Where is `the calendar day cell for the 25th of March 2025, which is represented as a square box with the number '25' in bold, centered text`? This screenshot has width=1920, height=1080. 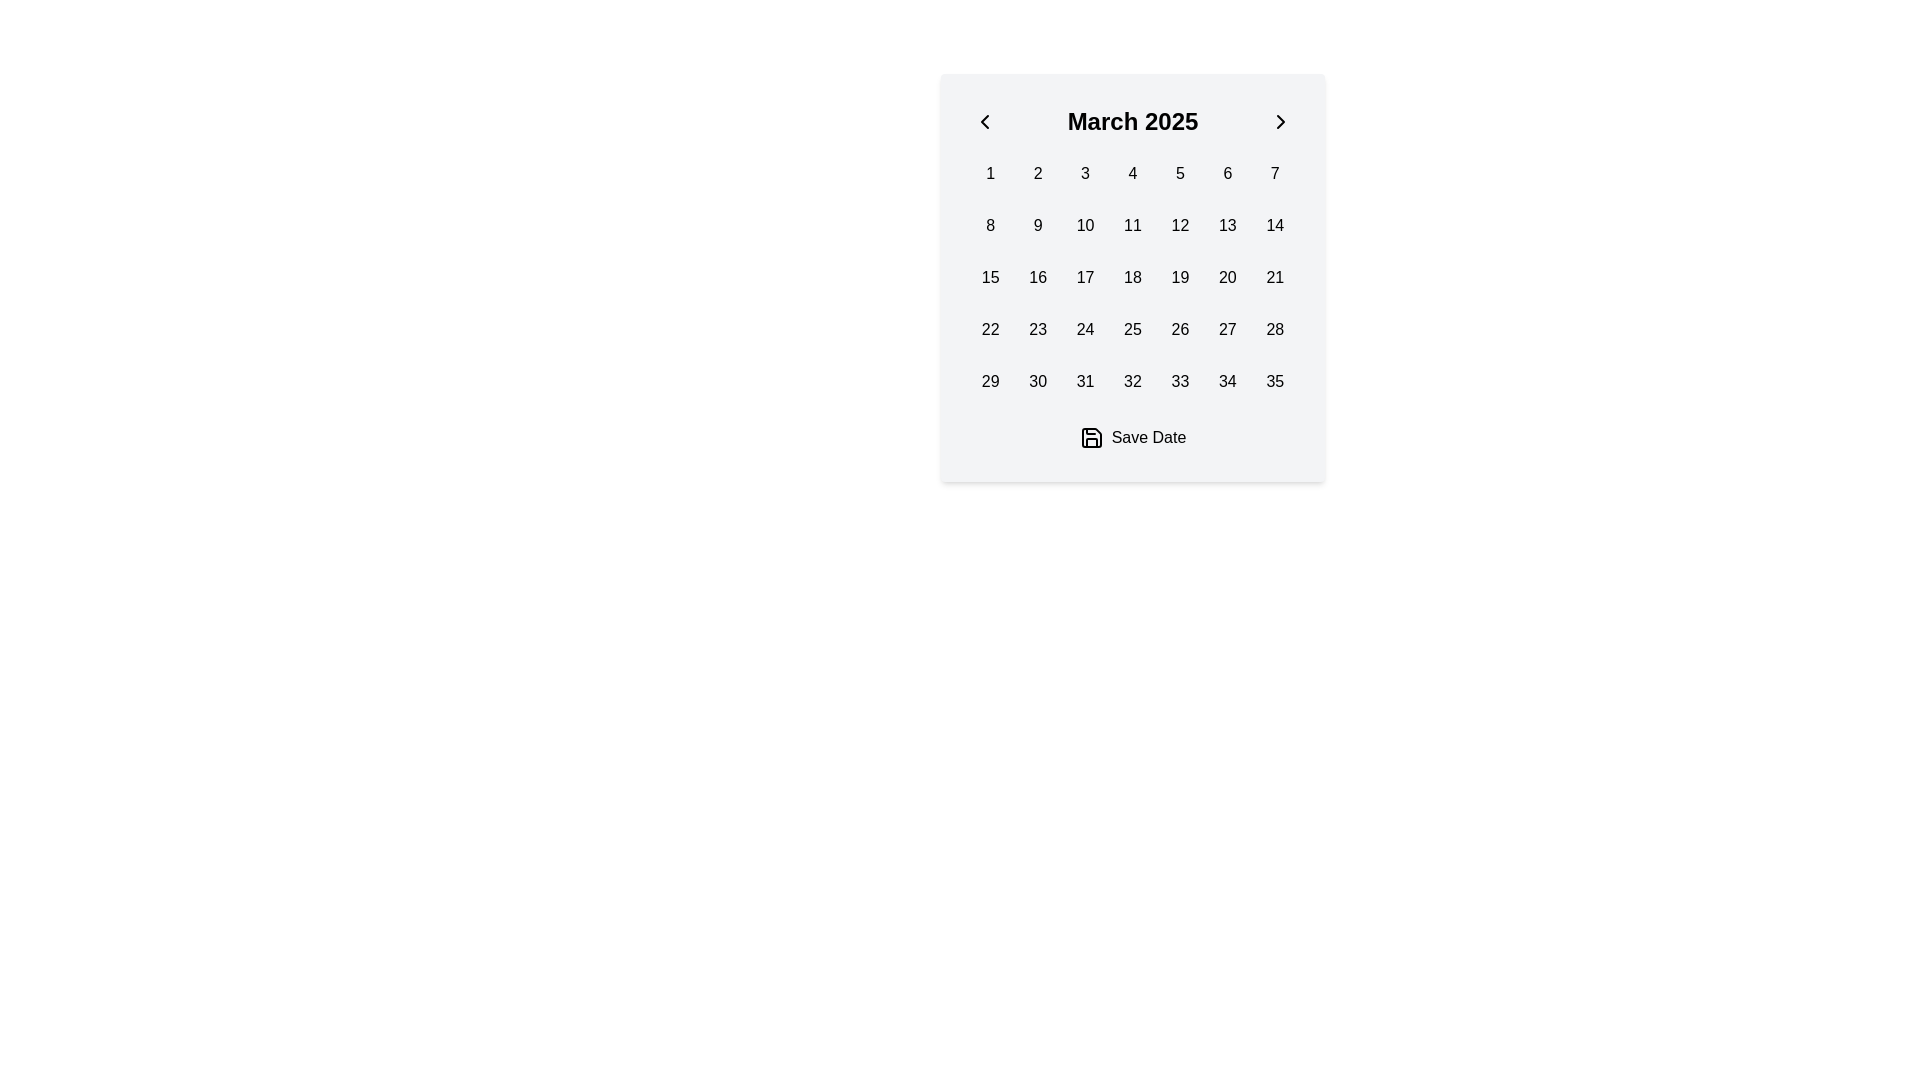 the calendar day cell for the 25th of March 2025, which is represented as a square box with the number '25' in bold, centered text is located at coordinates (1132, 329).